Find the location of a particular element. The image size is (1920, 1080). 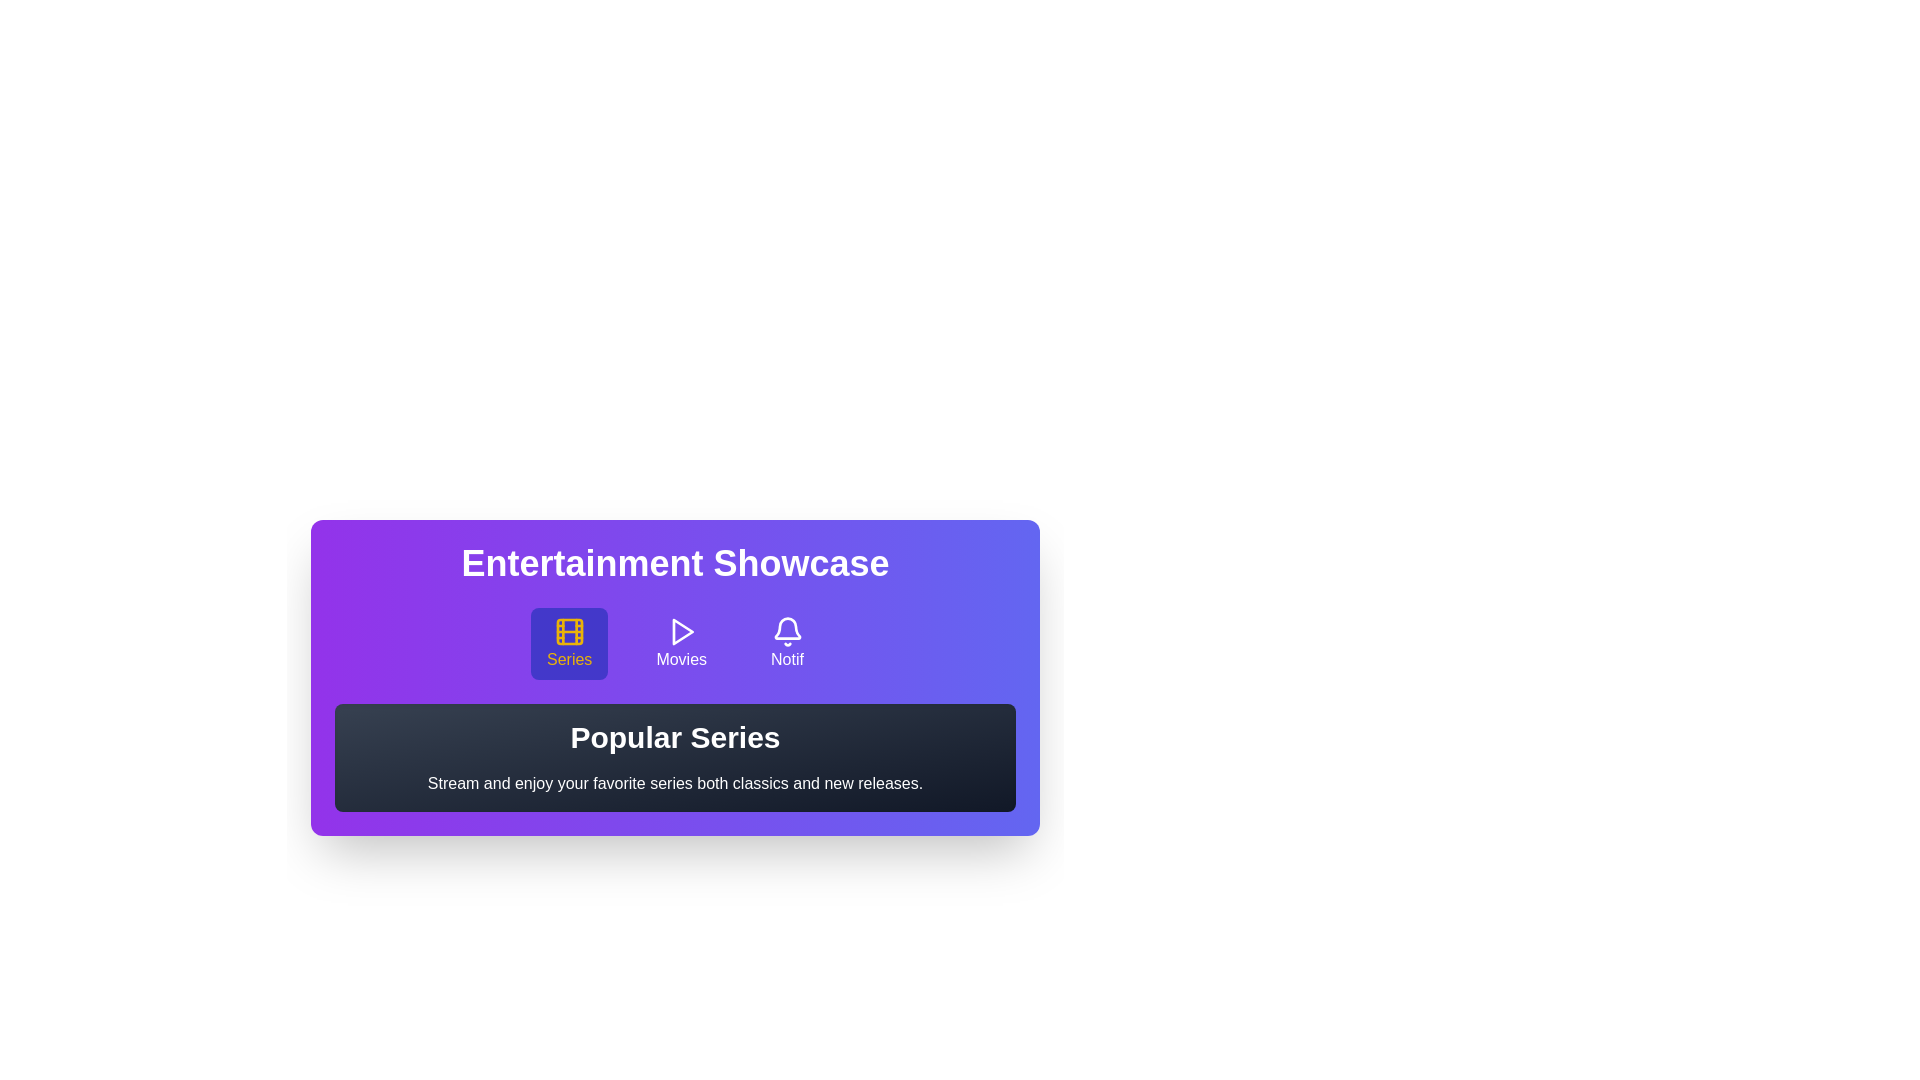

the 'Movies' text label in the navigation bar is located at coordinates (681, 659).